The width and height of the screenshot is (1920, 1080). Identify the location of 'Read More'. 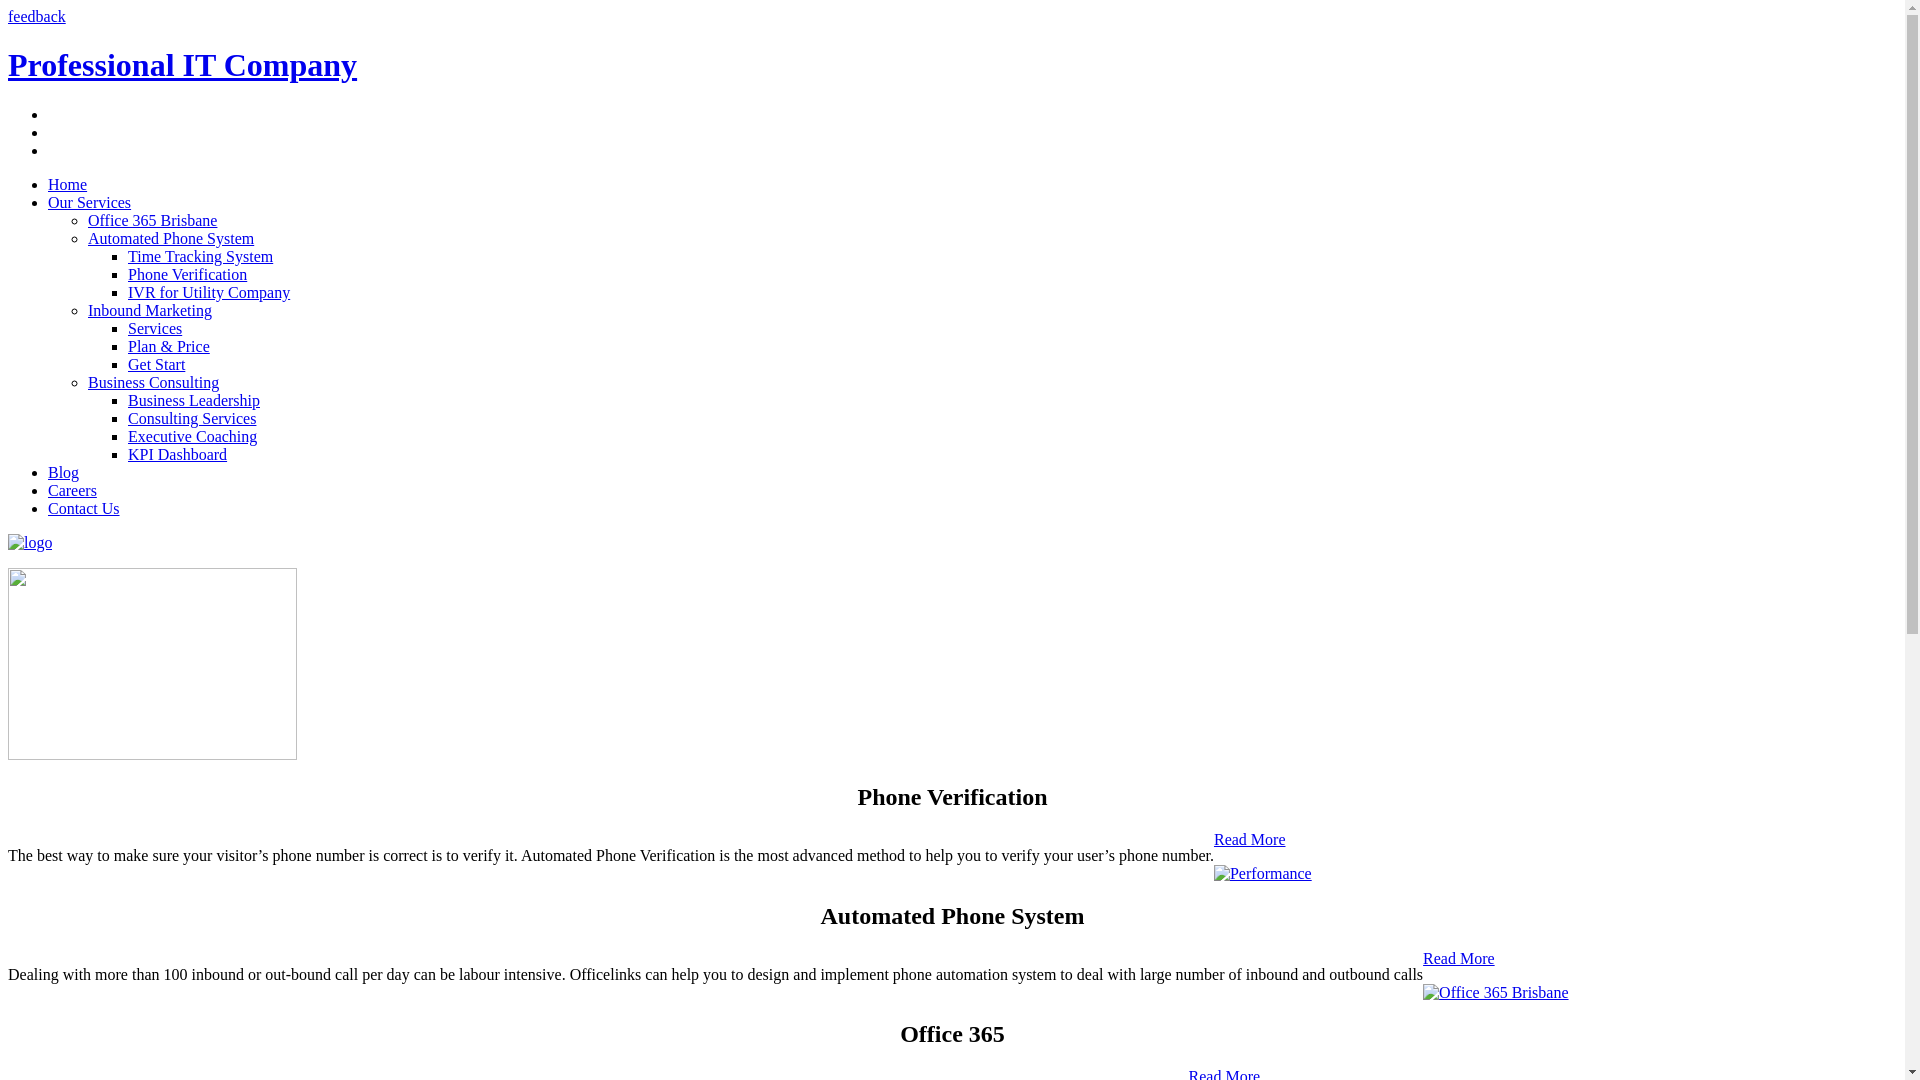
(1248, 839).